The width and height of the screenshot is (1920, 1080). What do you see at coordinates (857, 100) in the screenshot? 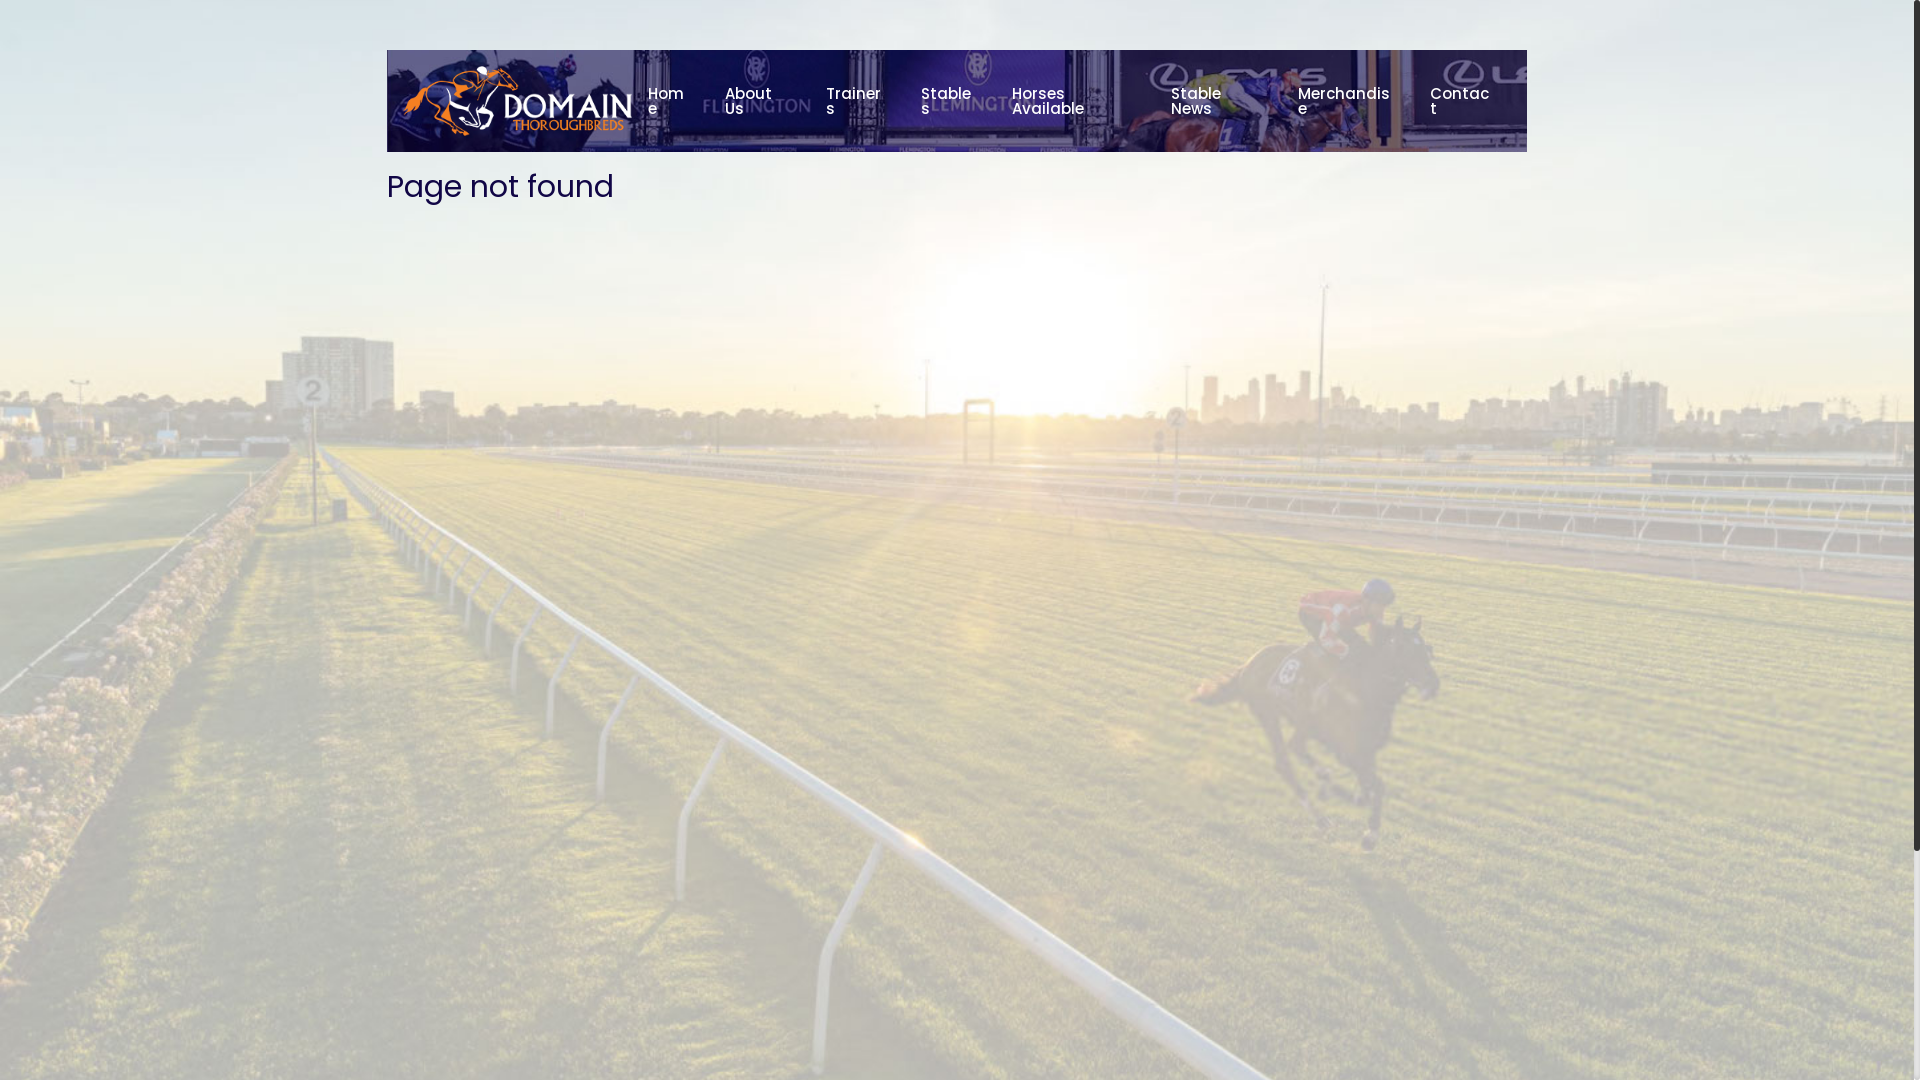
I see `'Trainers'` at bounding box center [857, 100].